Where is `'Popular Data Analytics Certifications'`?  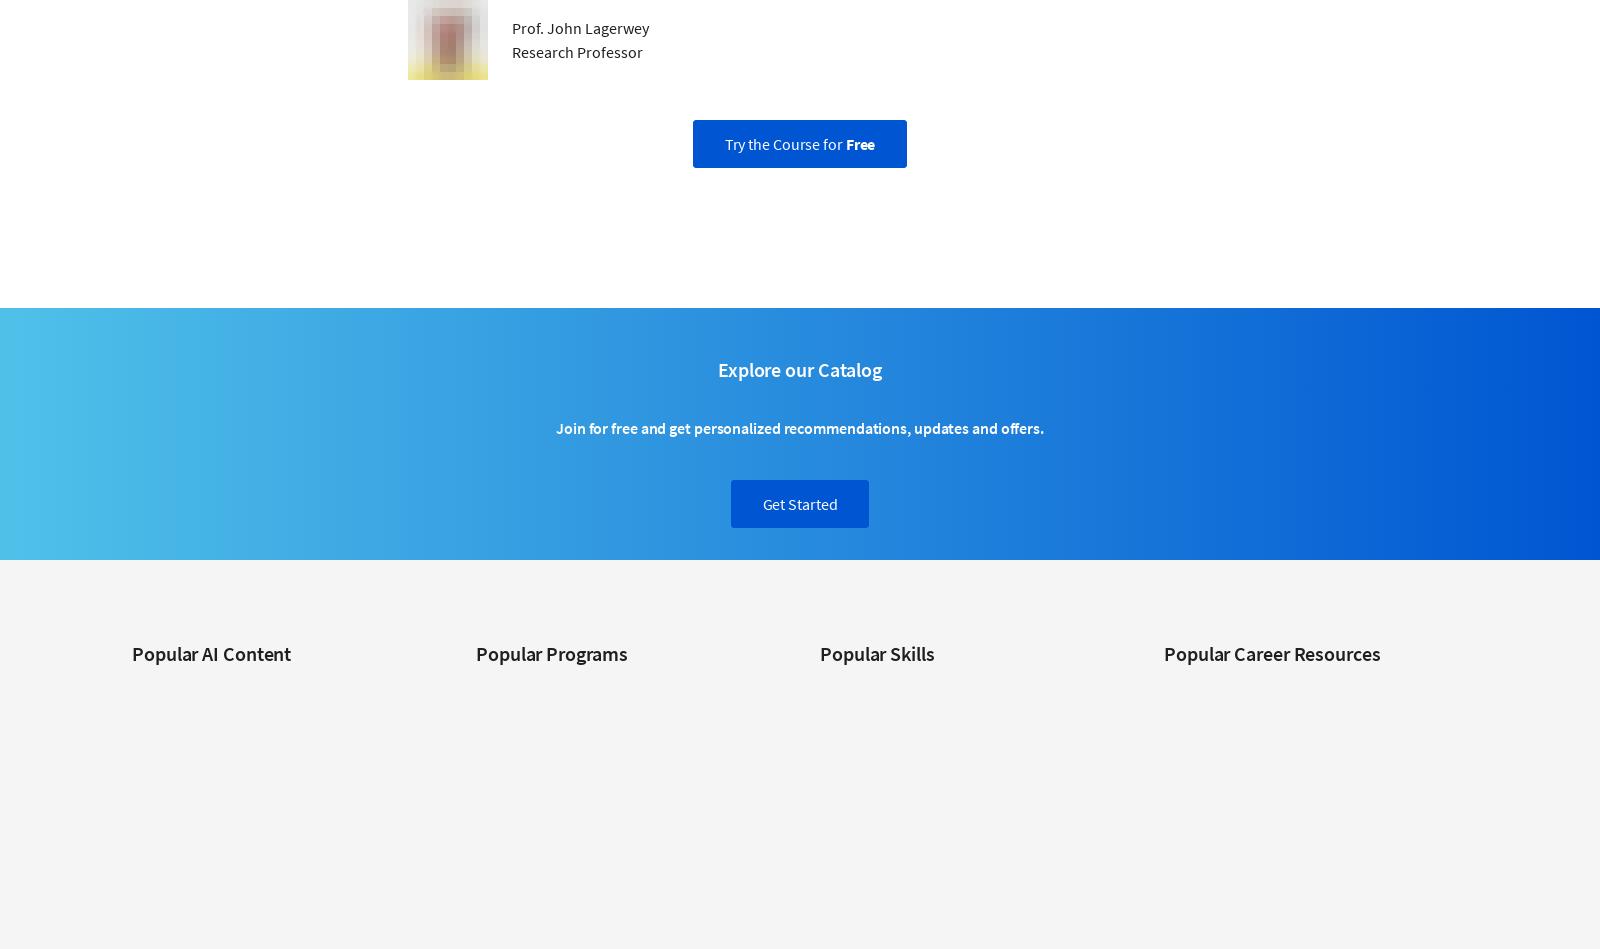
'Popular Data Analytics Certifications' is located at coordinates (1271, 927).